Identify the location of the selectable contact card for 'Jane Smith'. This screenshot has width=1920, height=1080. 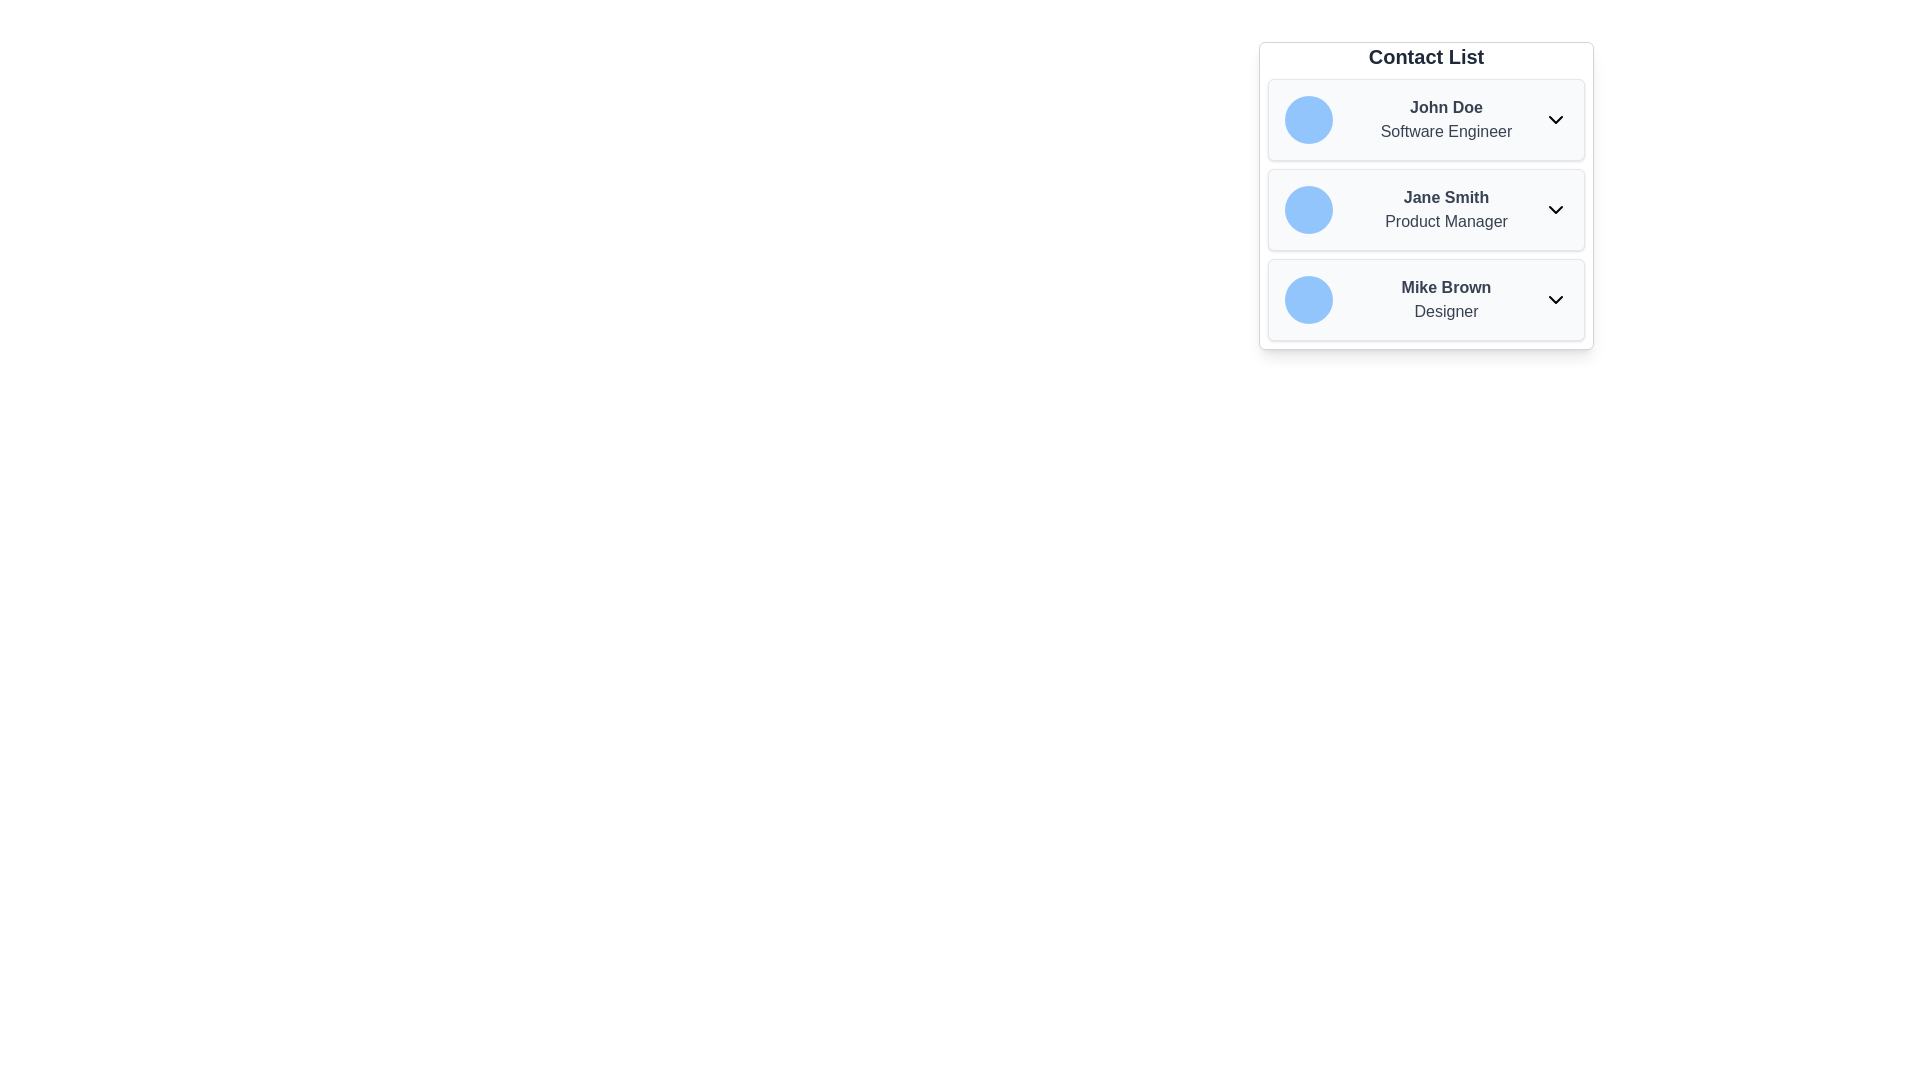
(1425, 209).